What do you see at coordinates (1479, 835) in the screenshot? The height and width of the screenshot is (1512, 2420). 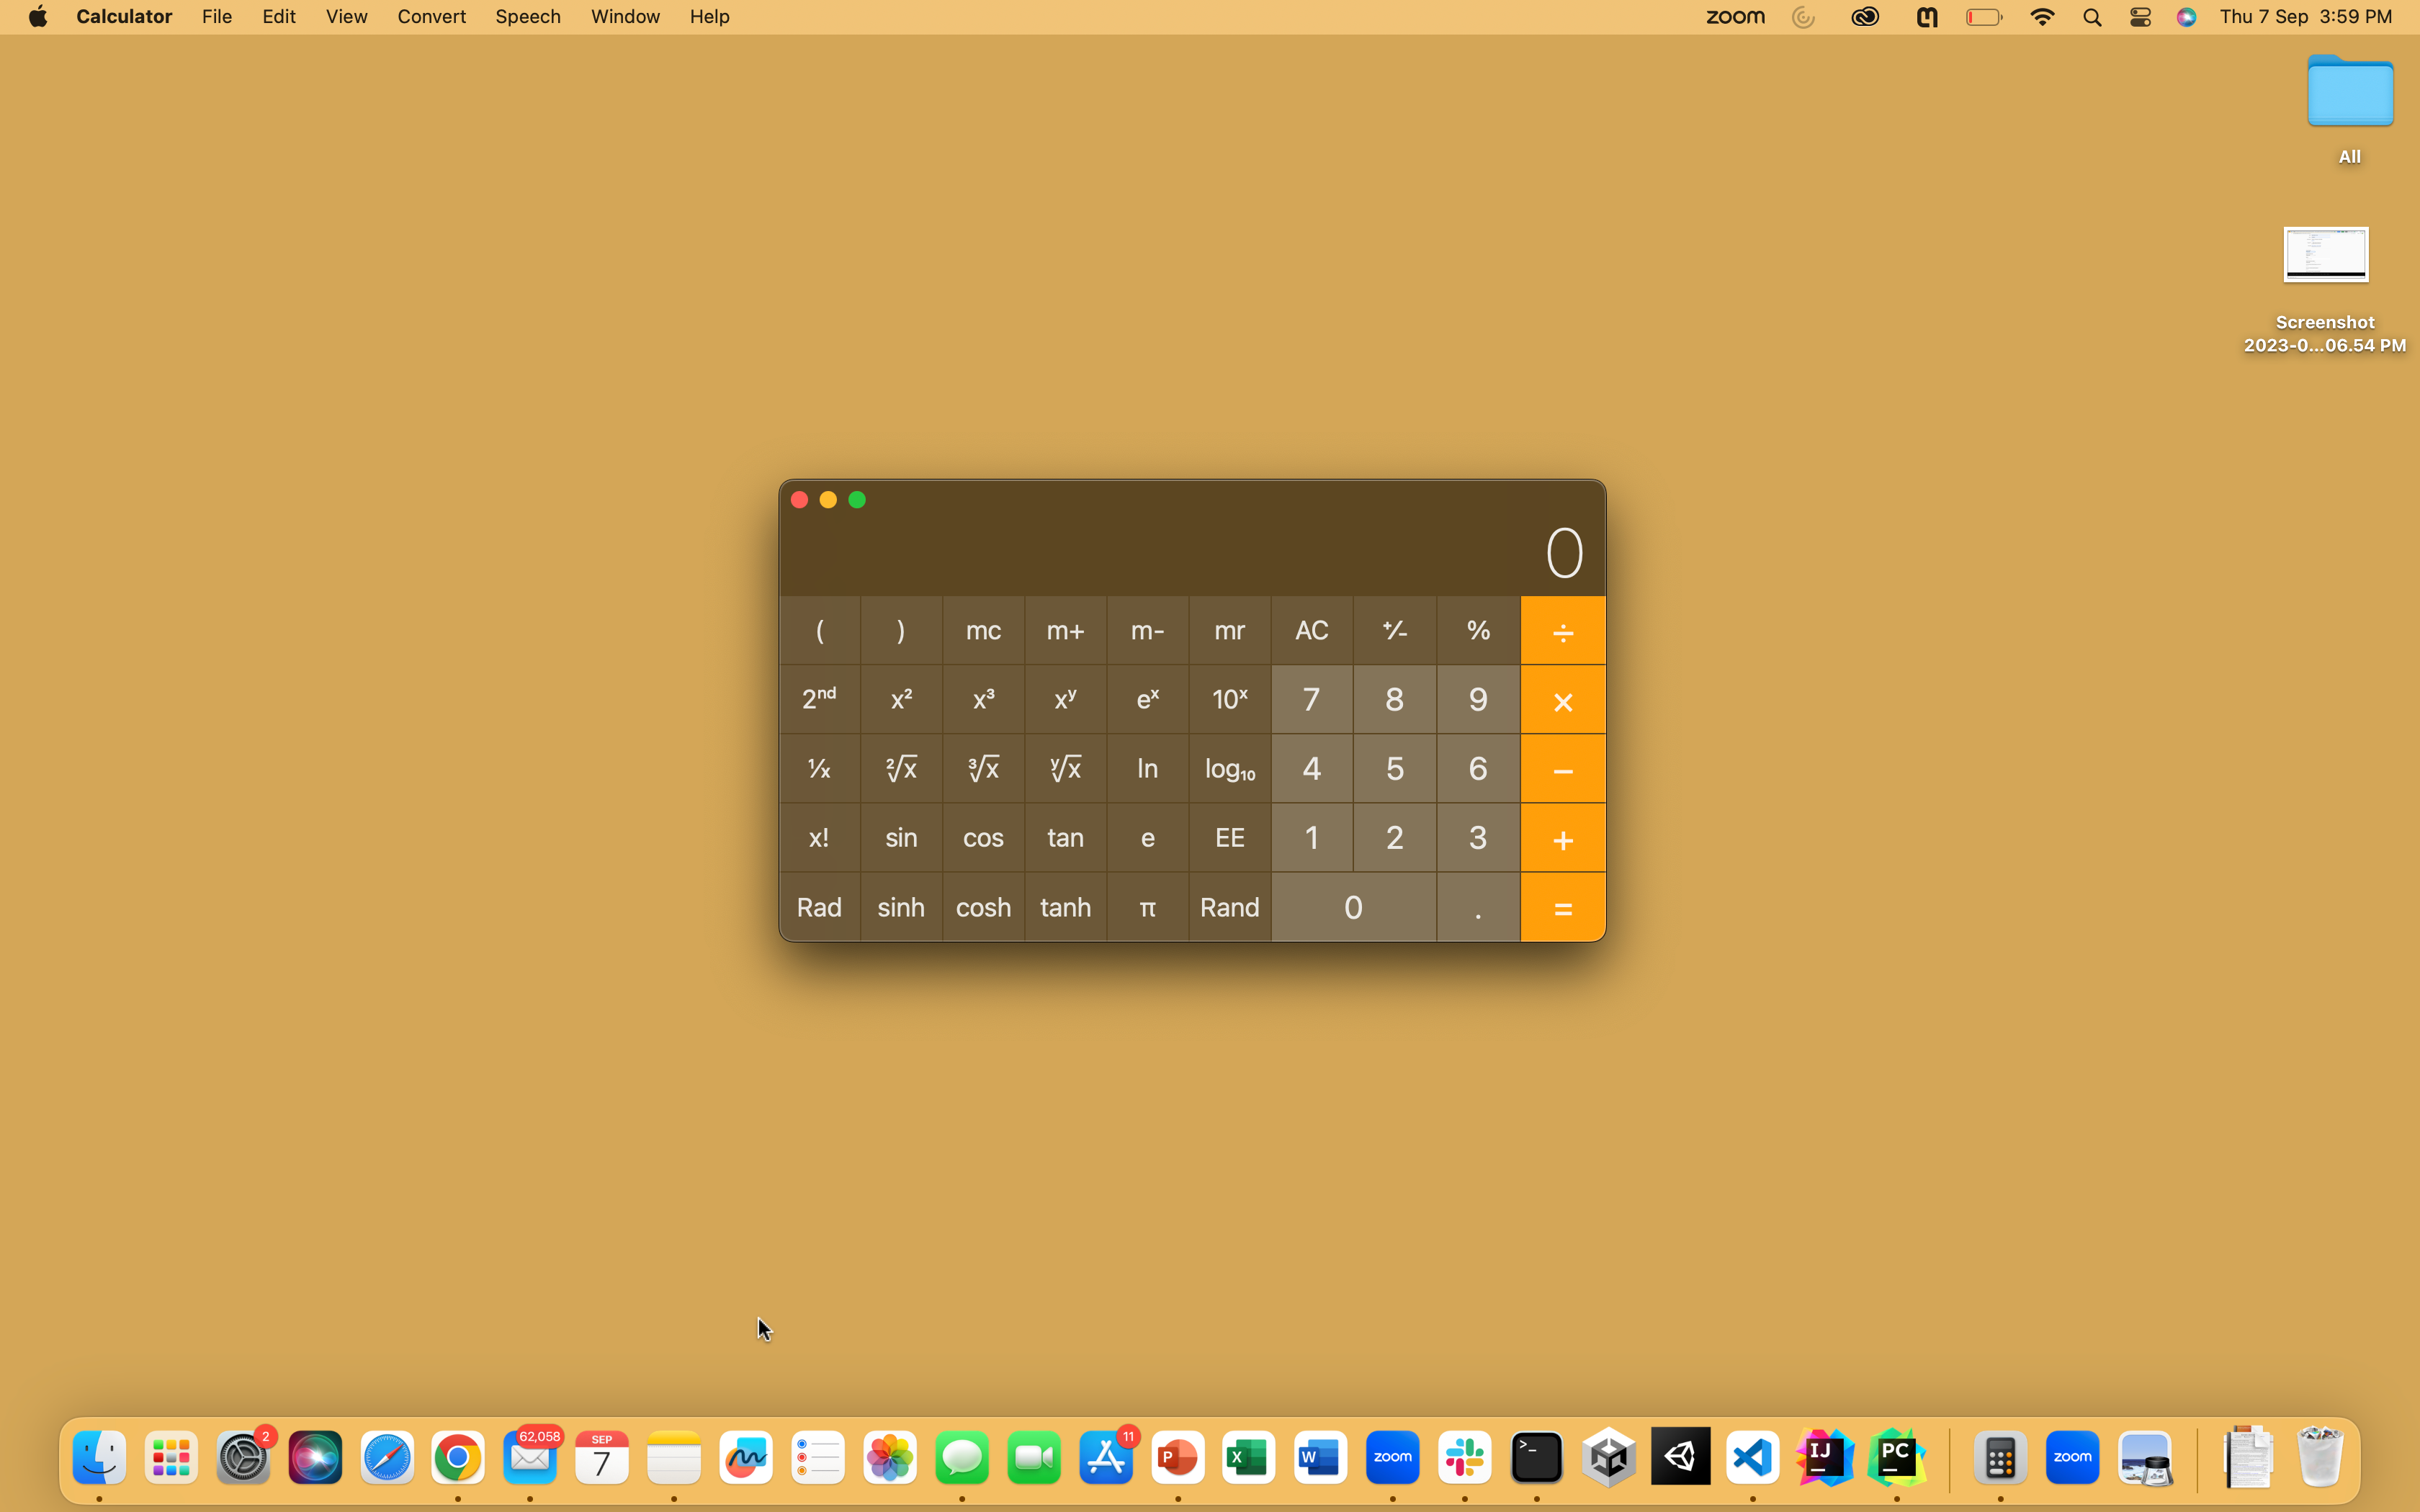 I see `Calculate the tangent of 30 degrees` at bounding box center [1479, 835].